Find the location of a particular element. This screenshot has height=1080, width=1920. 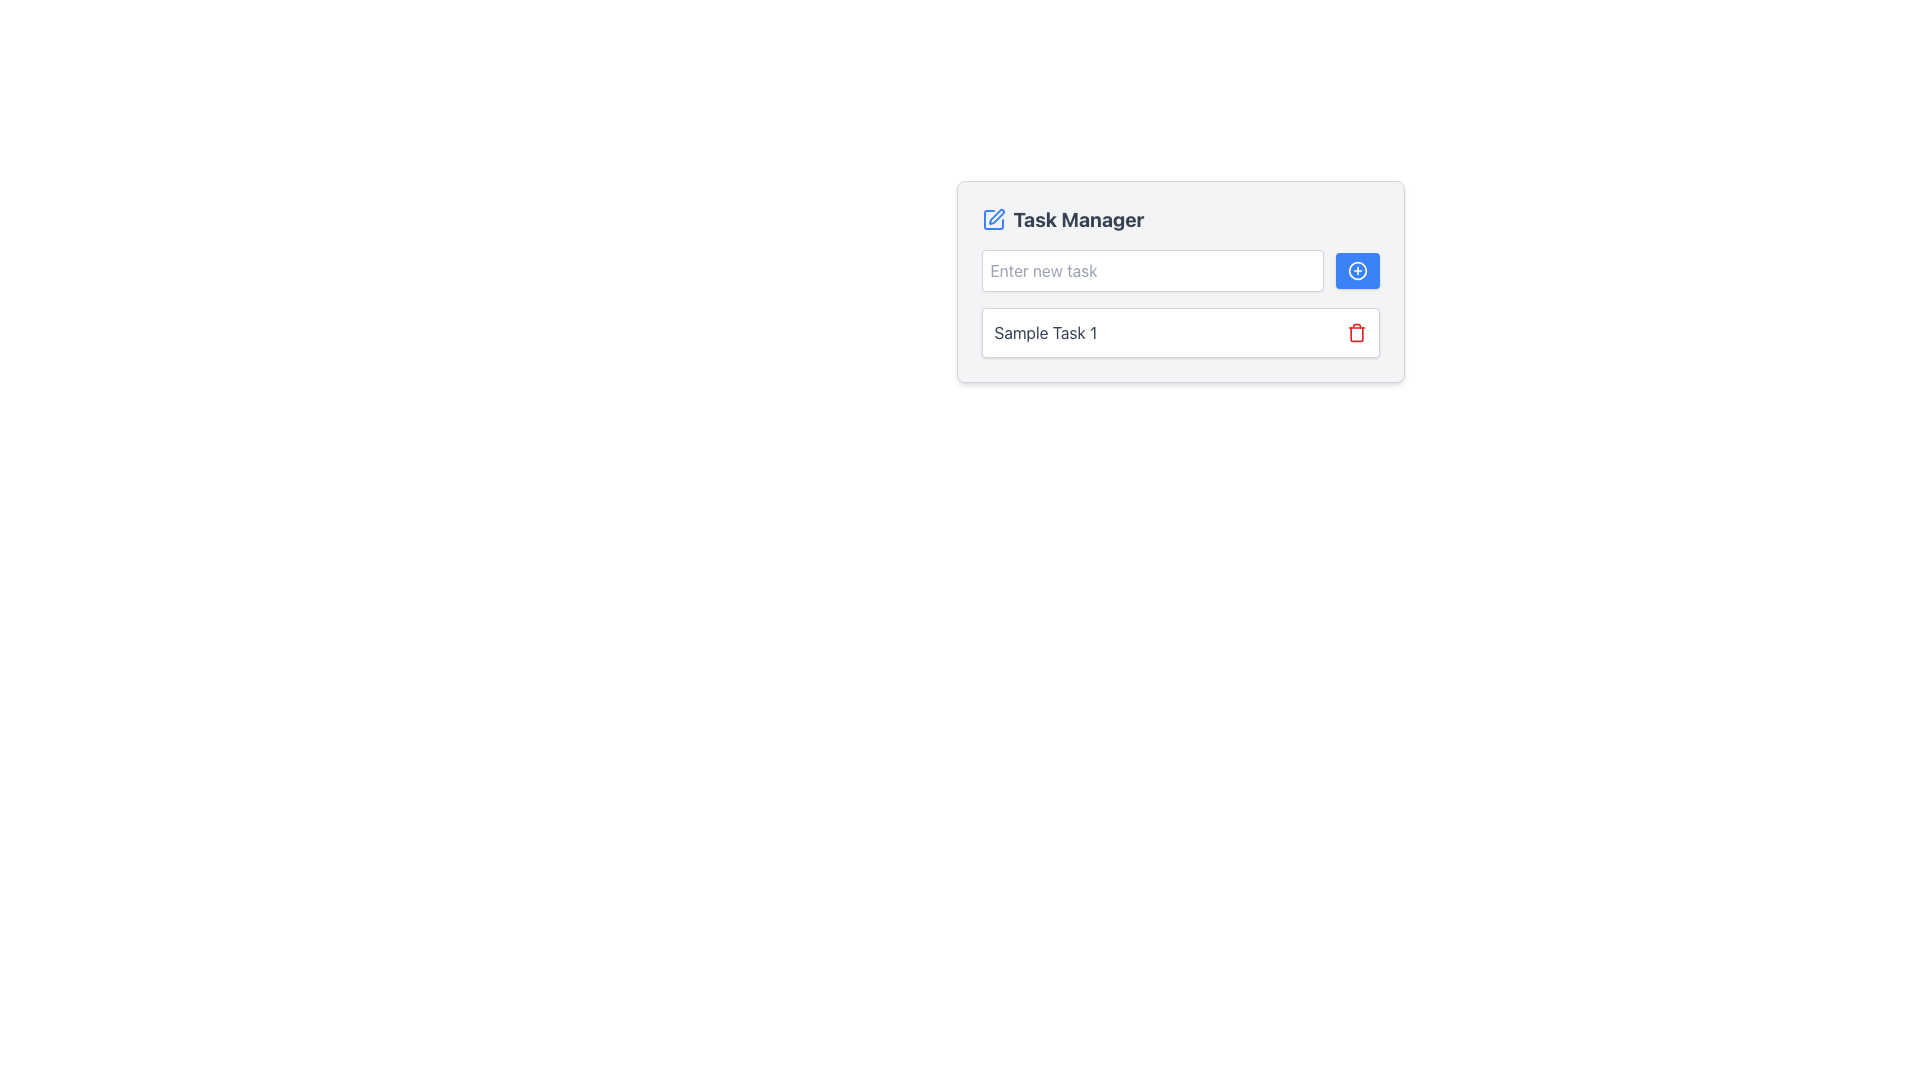

the blue circular button with a white plus sign icon is located at coordinates (1357, 270).